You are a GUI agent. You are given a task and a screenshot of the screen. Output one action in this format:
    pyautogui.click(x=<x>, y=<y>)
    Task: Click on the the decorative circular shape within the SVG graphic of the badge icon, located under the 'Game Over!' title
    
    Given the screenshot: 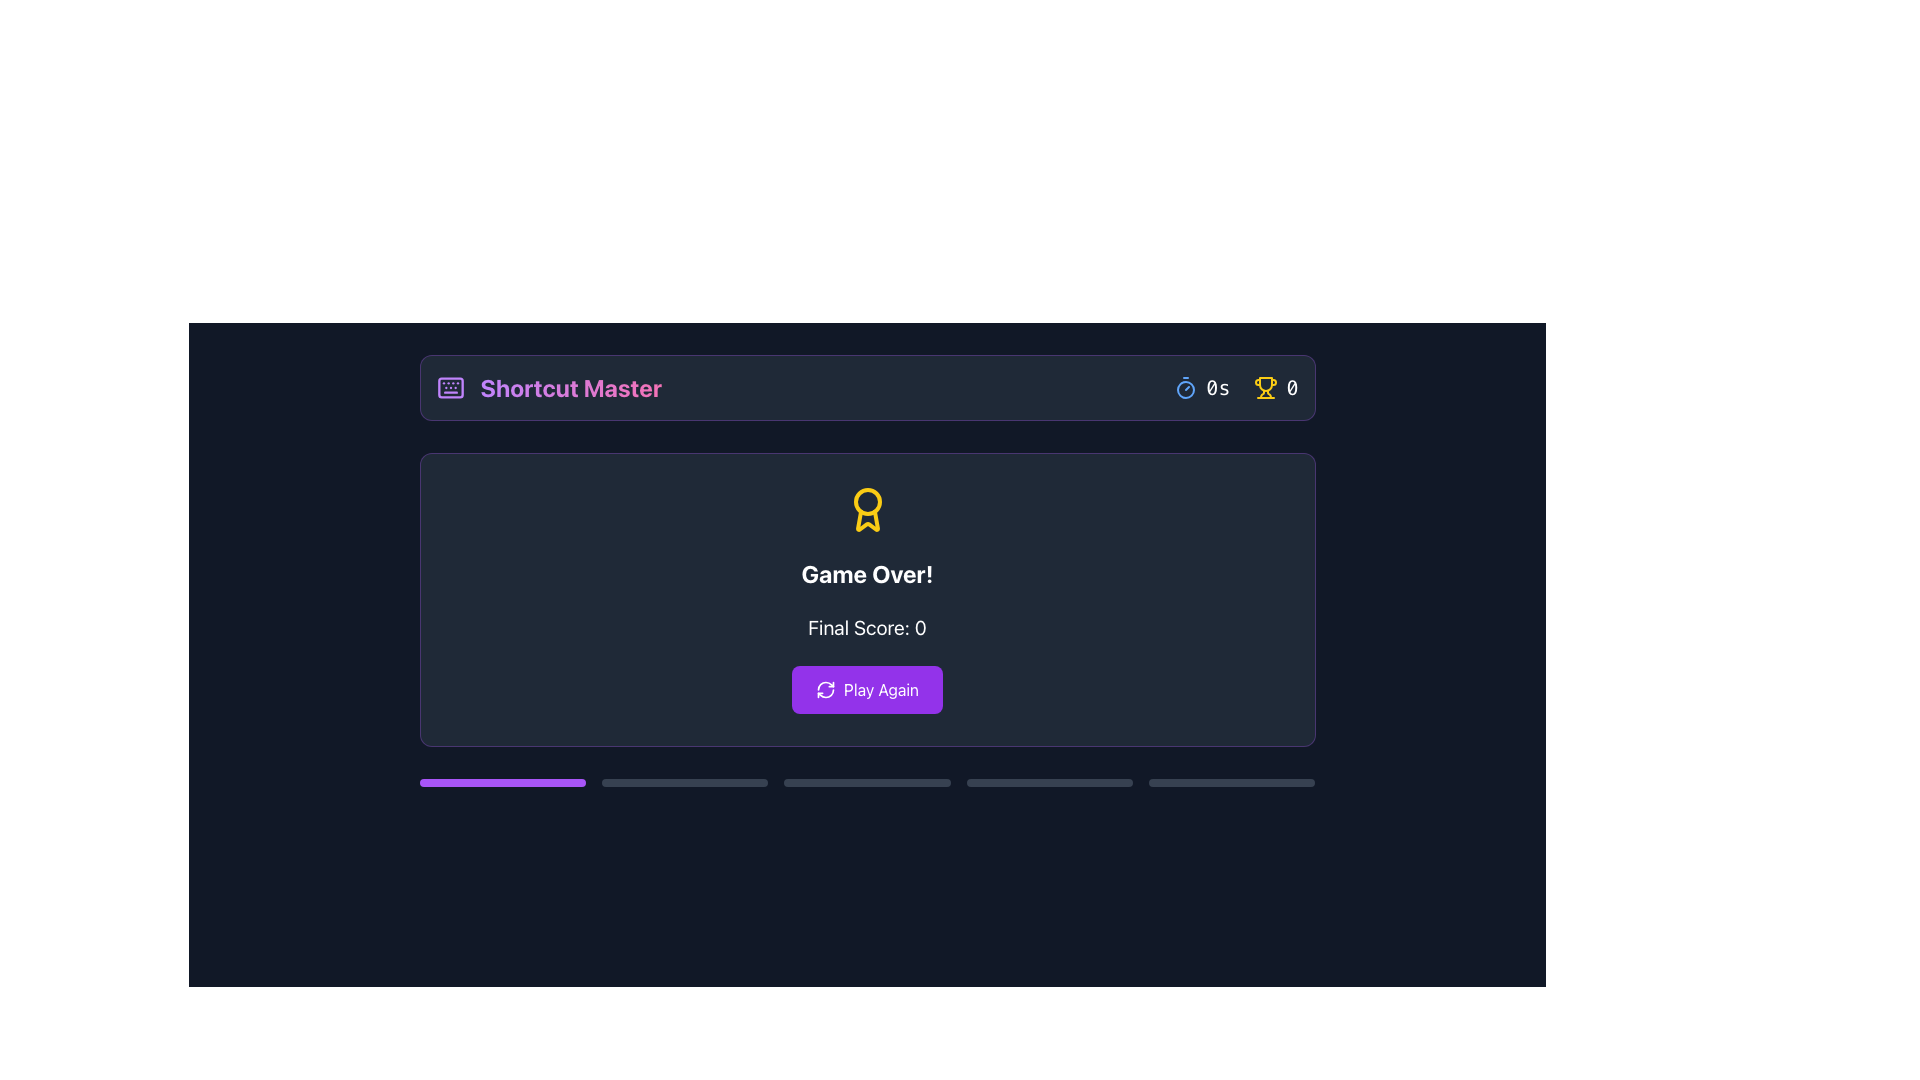 What is the action you would take?
    pyautogui.click(x=867, y=500)
    